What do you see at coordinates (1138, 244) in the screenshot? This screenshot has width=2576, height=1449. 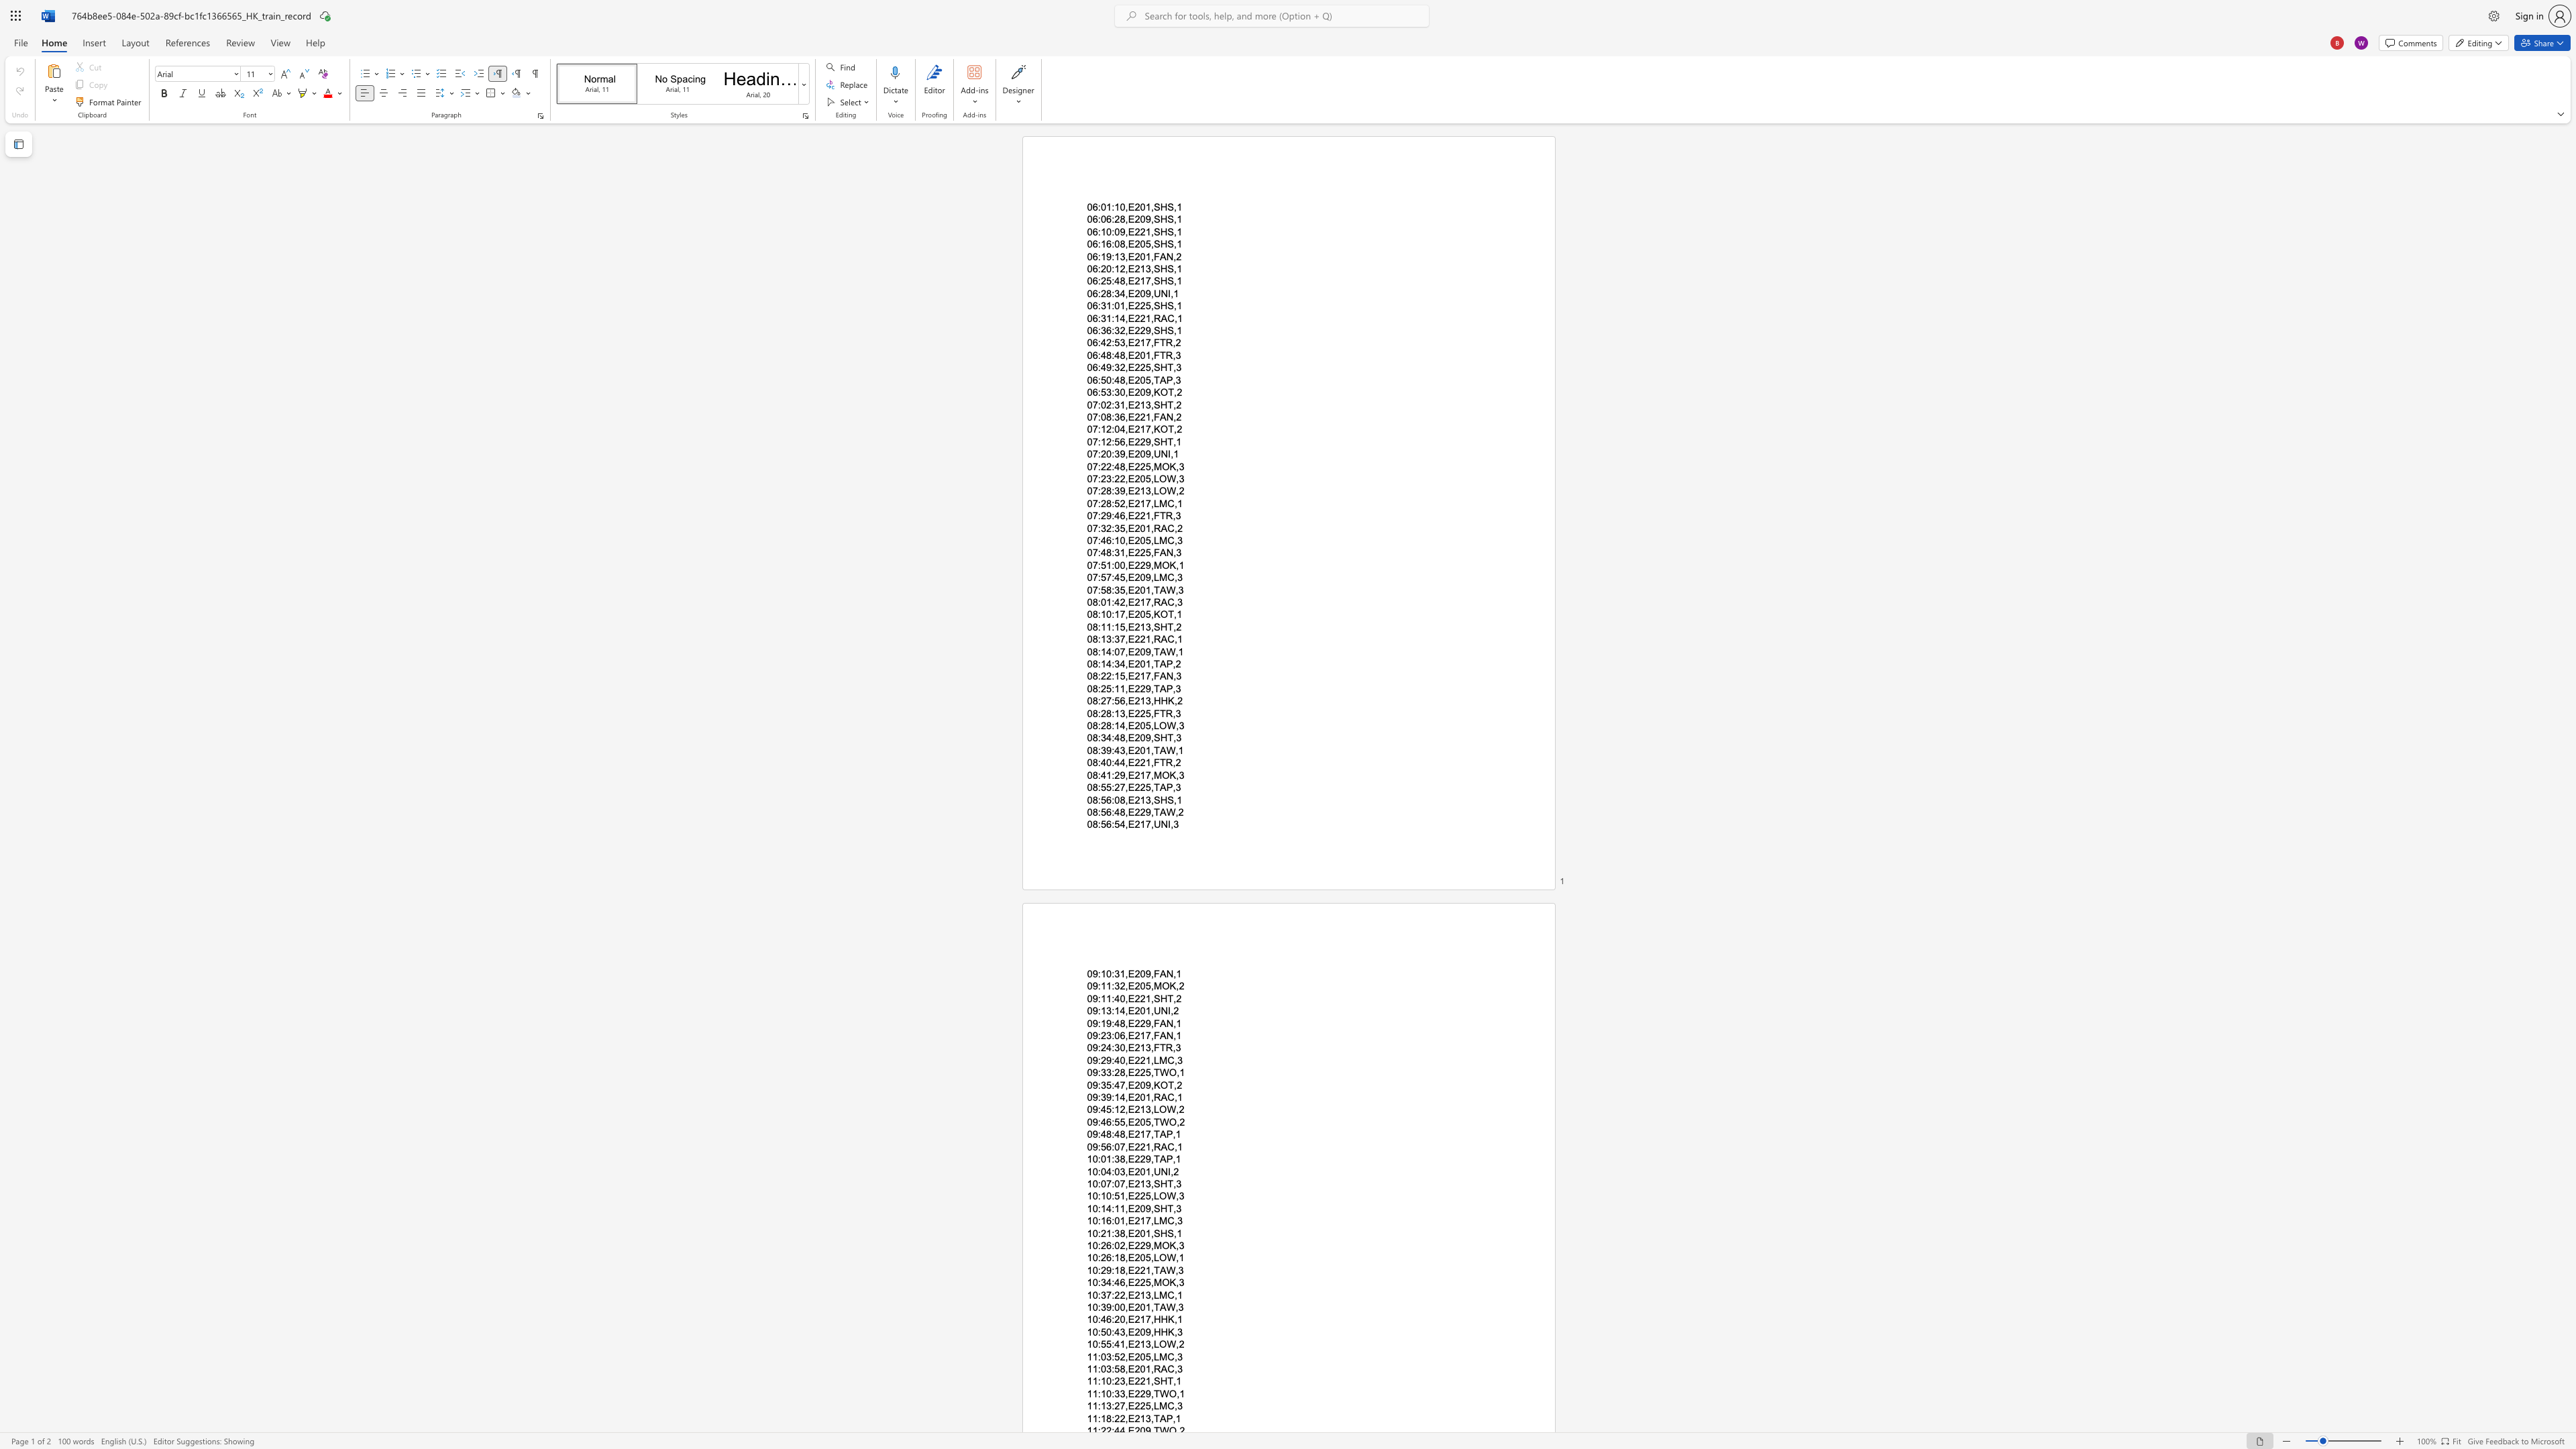 I see `the space between the continuous character "2" and "0" in the text` at bounding box center [1138, 244].